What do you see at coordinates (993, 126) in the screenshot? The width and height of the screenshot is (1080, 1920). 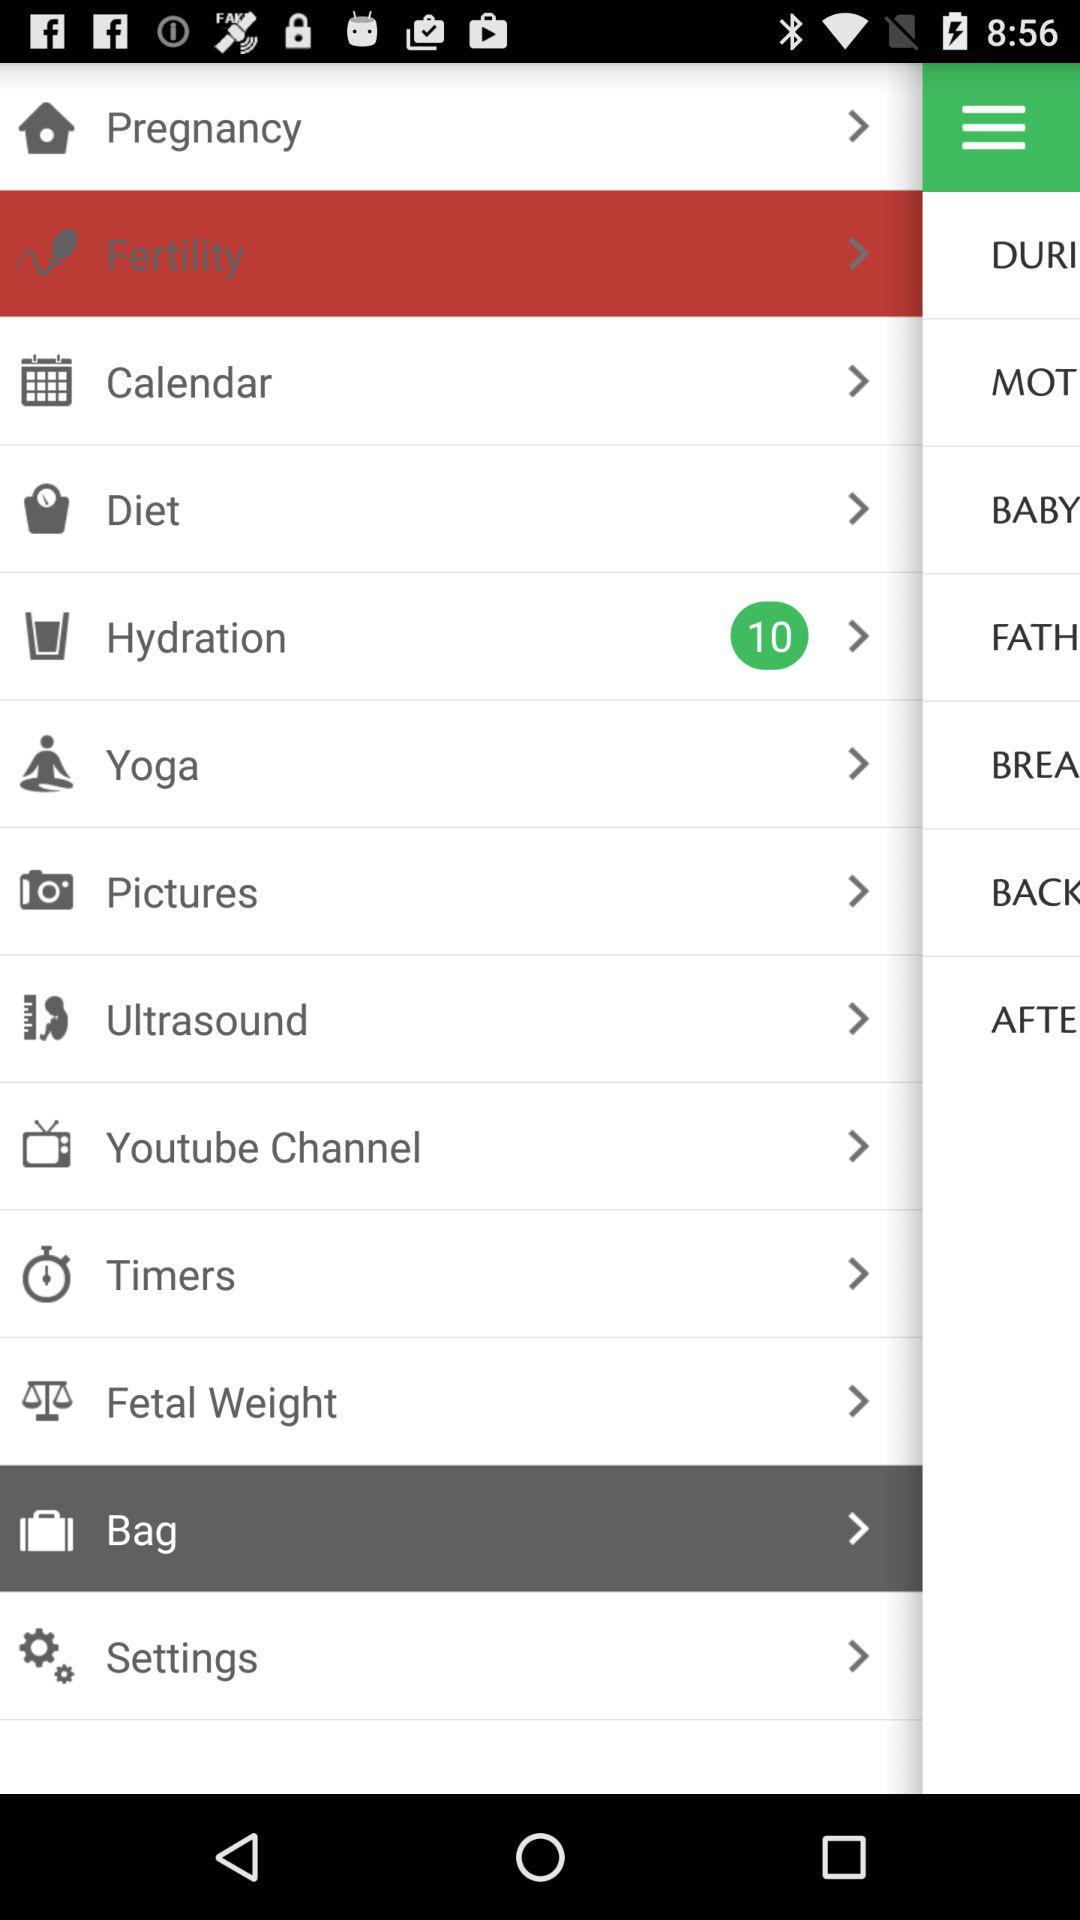 I see `menu options` at bounding box center [993, 126].